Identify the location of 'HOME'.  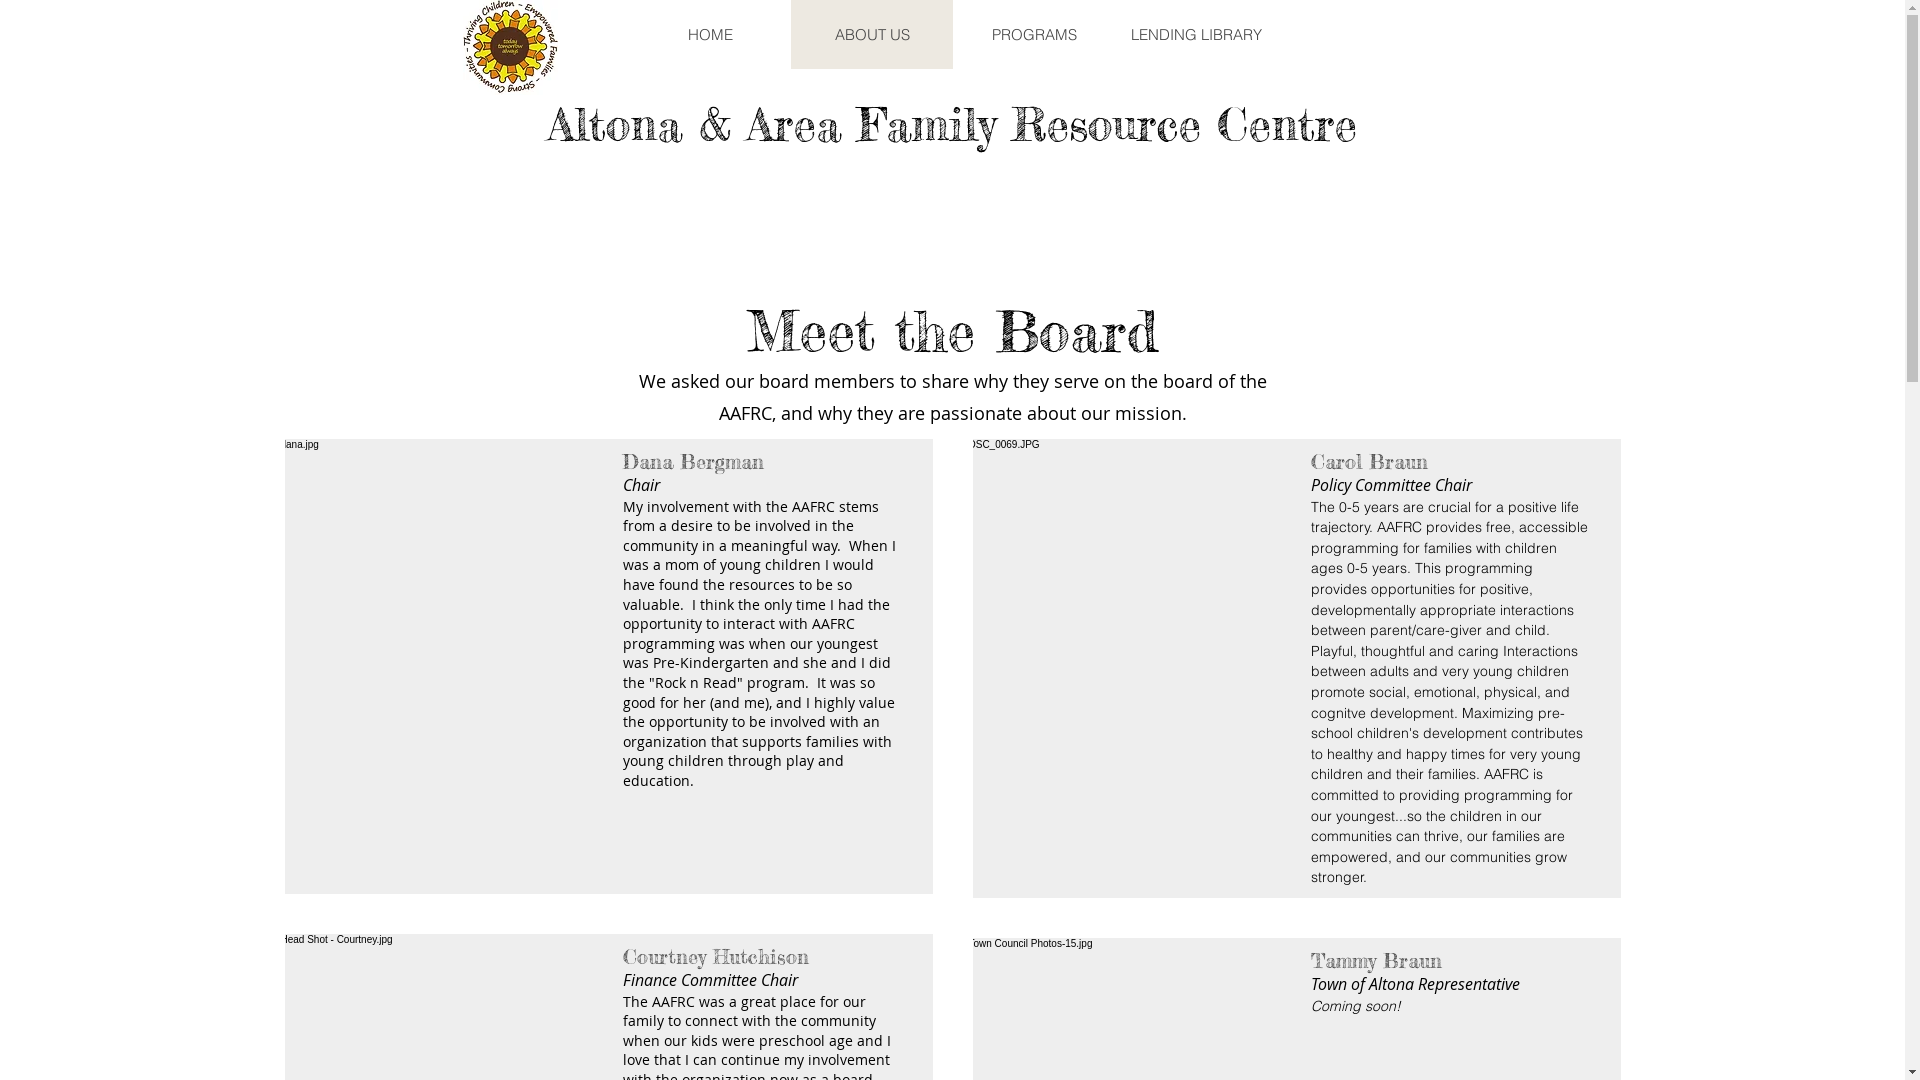
(709, 34).